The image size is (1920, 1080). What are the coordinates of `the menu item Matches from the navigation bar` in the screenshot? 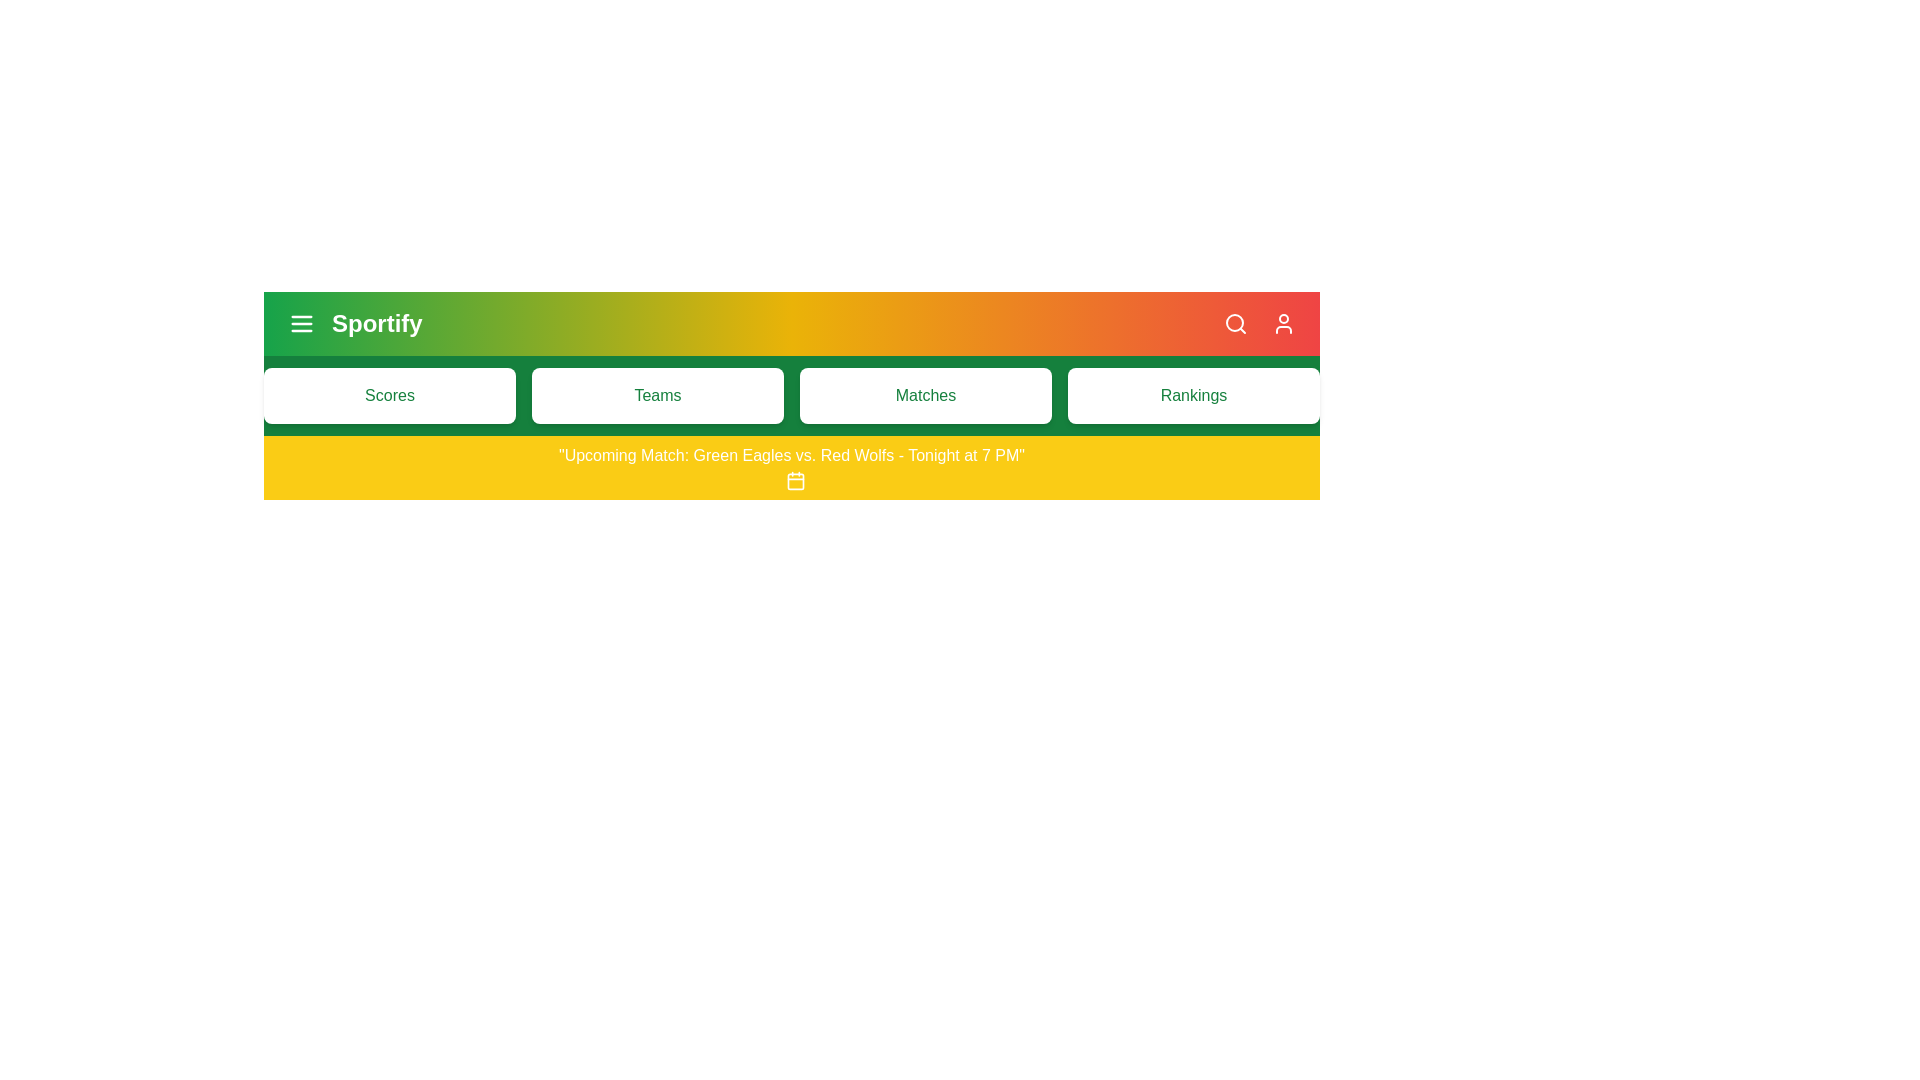 It's located at (925, 396).